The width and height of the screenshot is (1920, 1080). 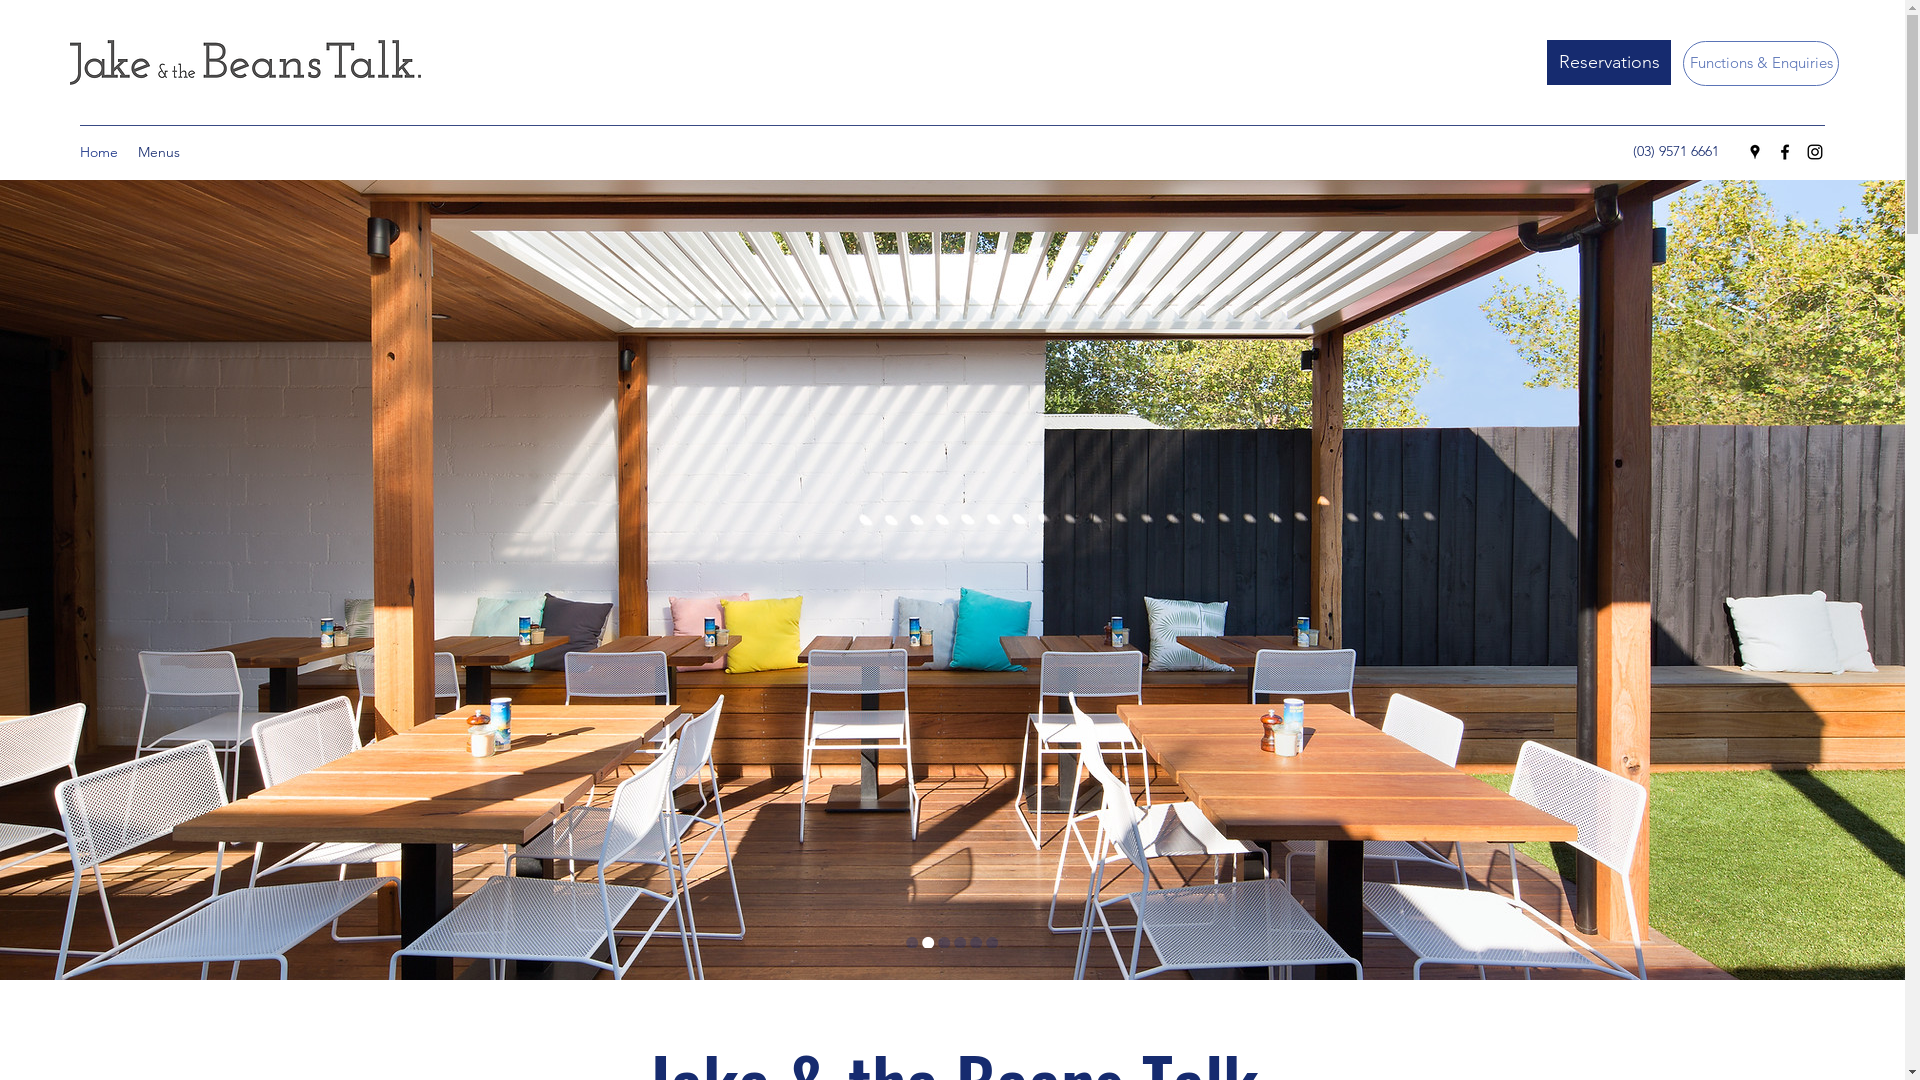 What do you see at coordinates (157, 150) in the screenshot?
I see `'Menus'` at bounding box center [157, 150].